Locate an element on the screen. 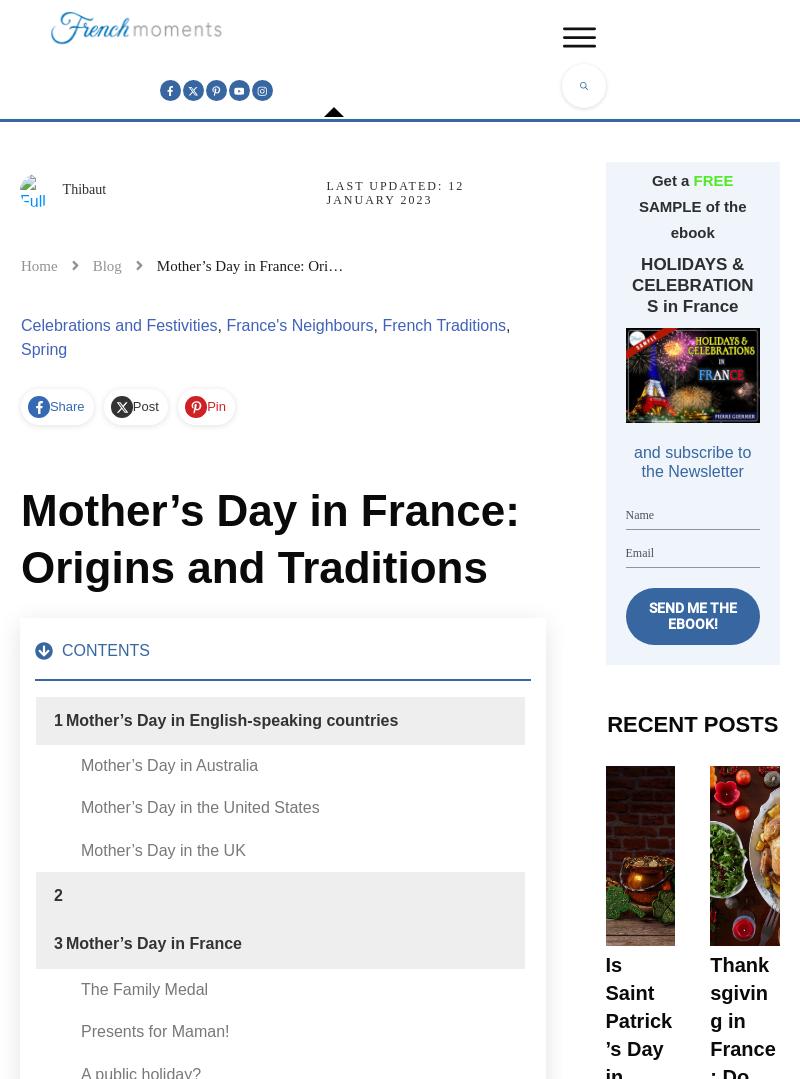 The height and width of the screenshot is (1079, 800). 'CONTENTS' is located at coordinates (105, 648).